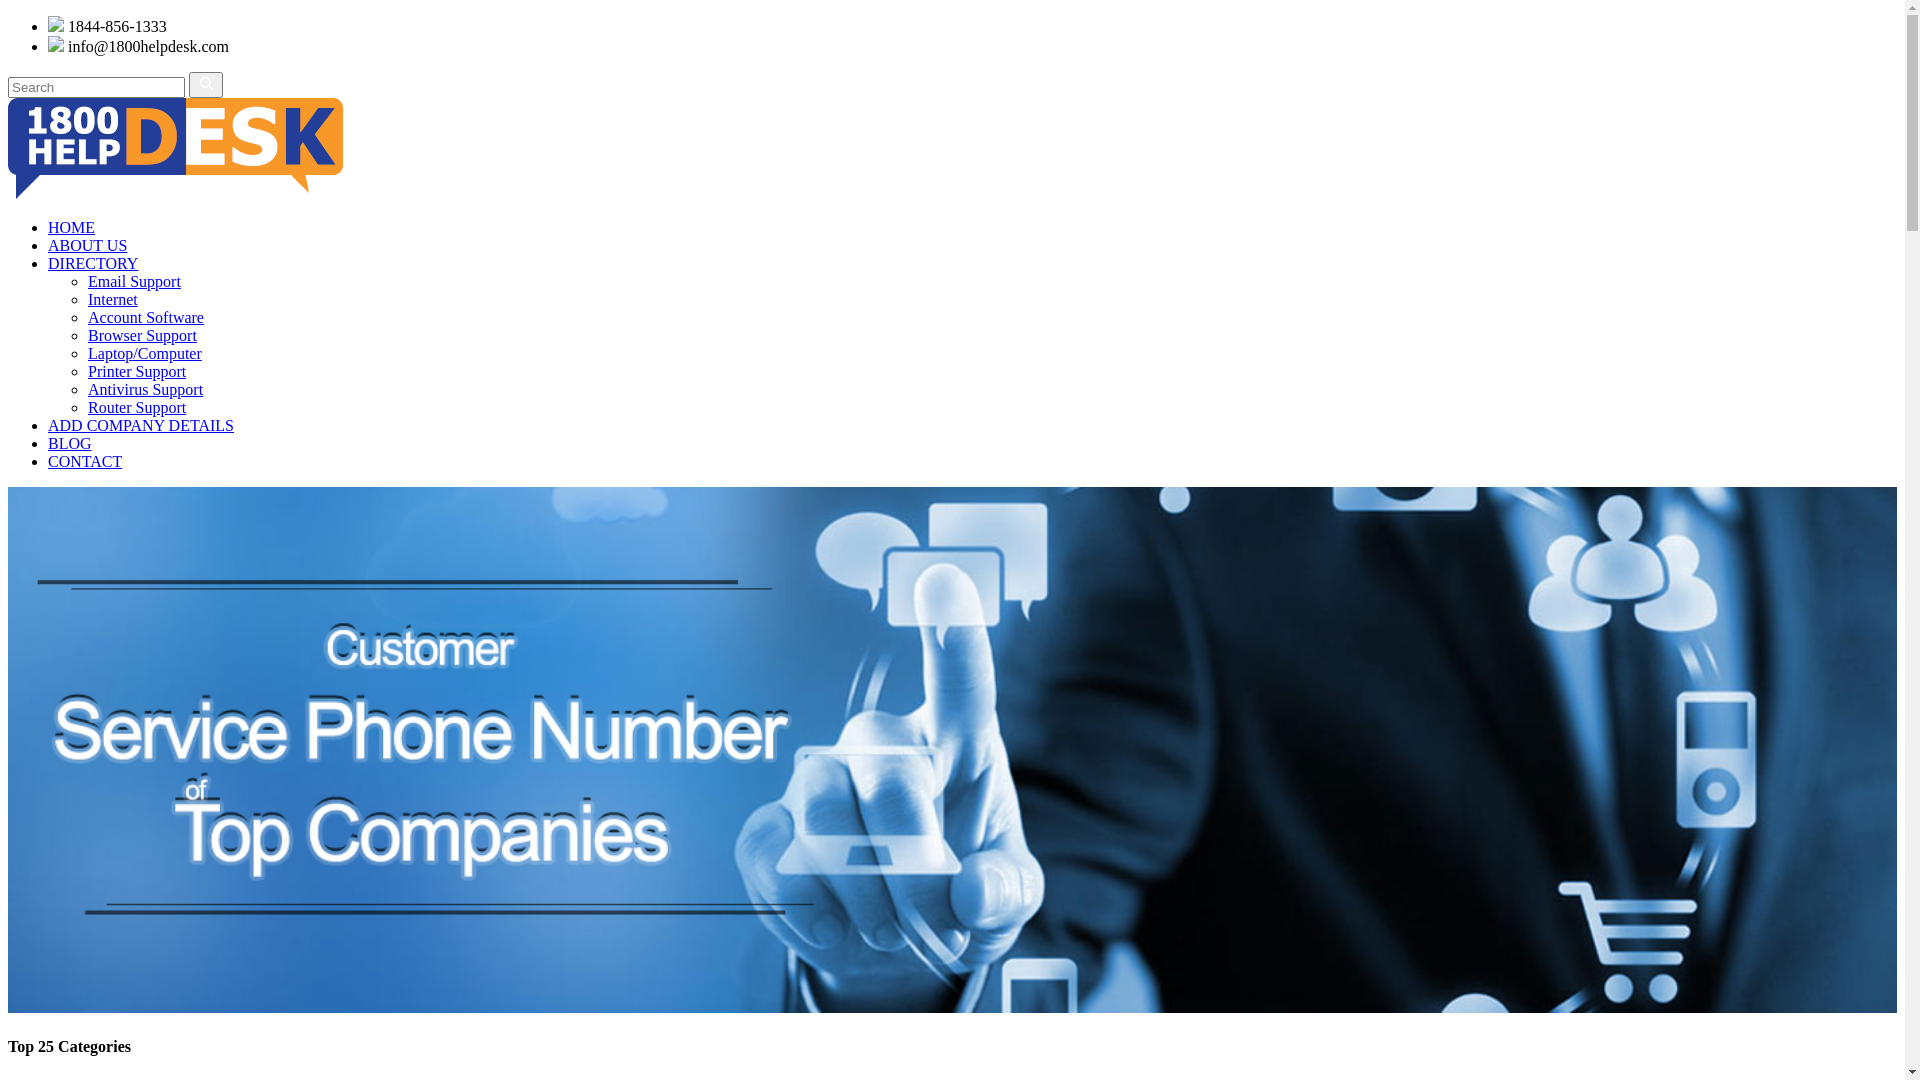 This screenshot has height=1080, width=1920. What do you see at coordinates (139, 424) in the screenshot?
I see `'ADD COMPANY DETAILS'` at bounding box center [139, 424].